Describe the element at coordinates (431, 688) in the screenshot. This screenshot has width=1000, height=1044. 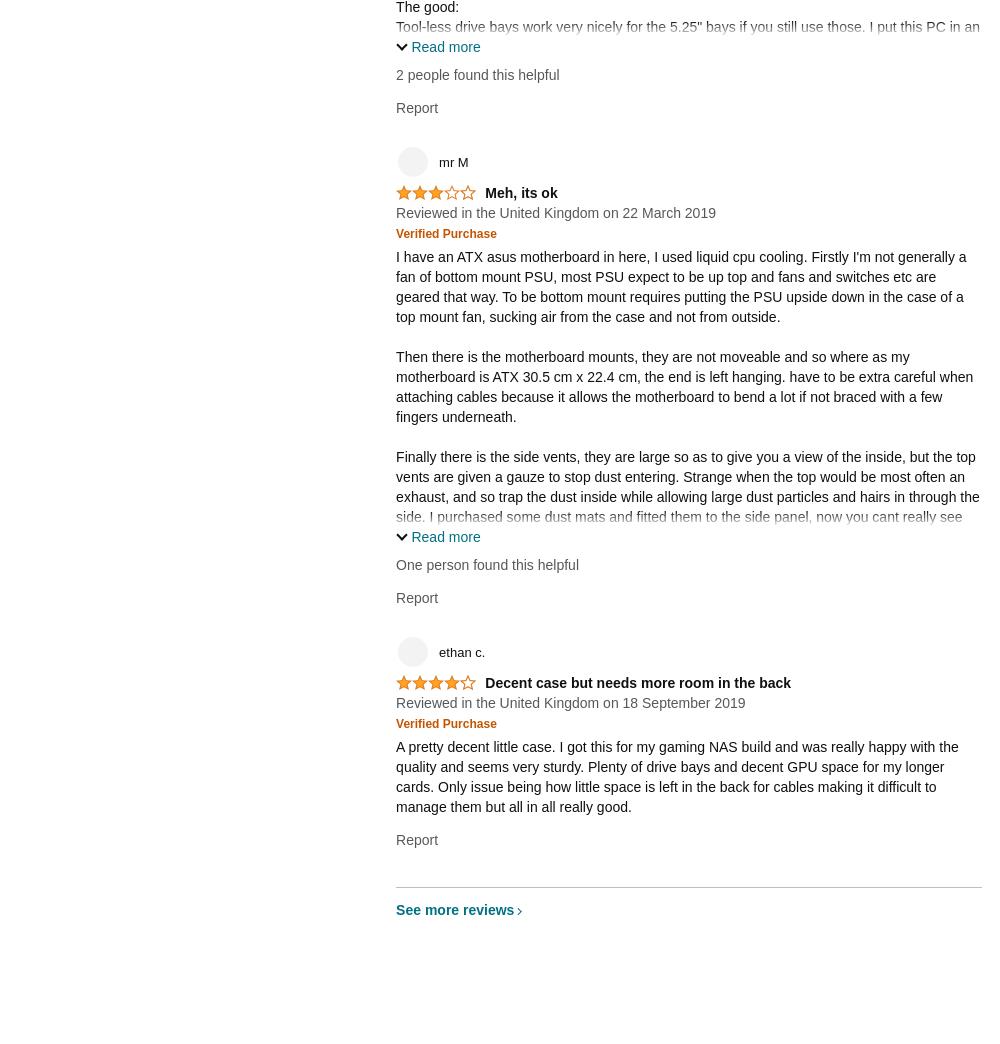
I see `'4.0 out of 5 stars'` at that location.